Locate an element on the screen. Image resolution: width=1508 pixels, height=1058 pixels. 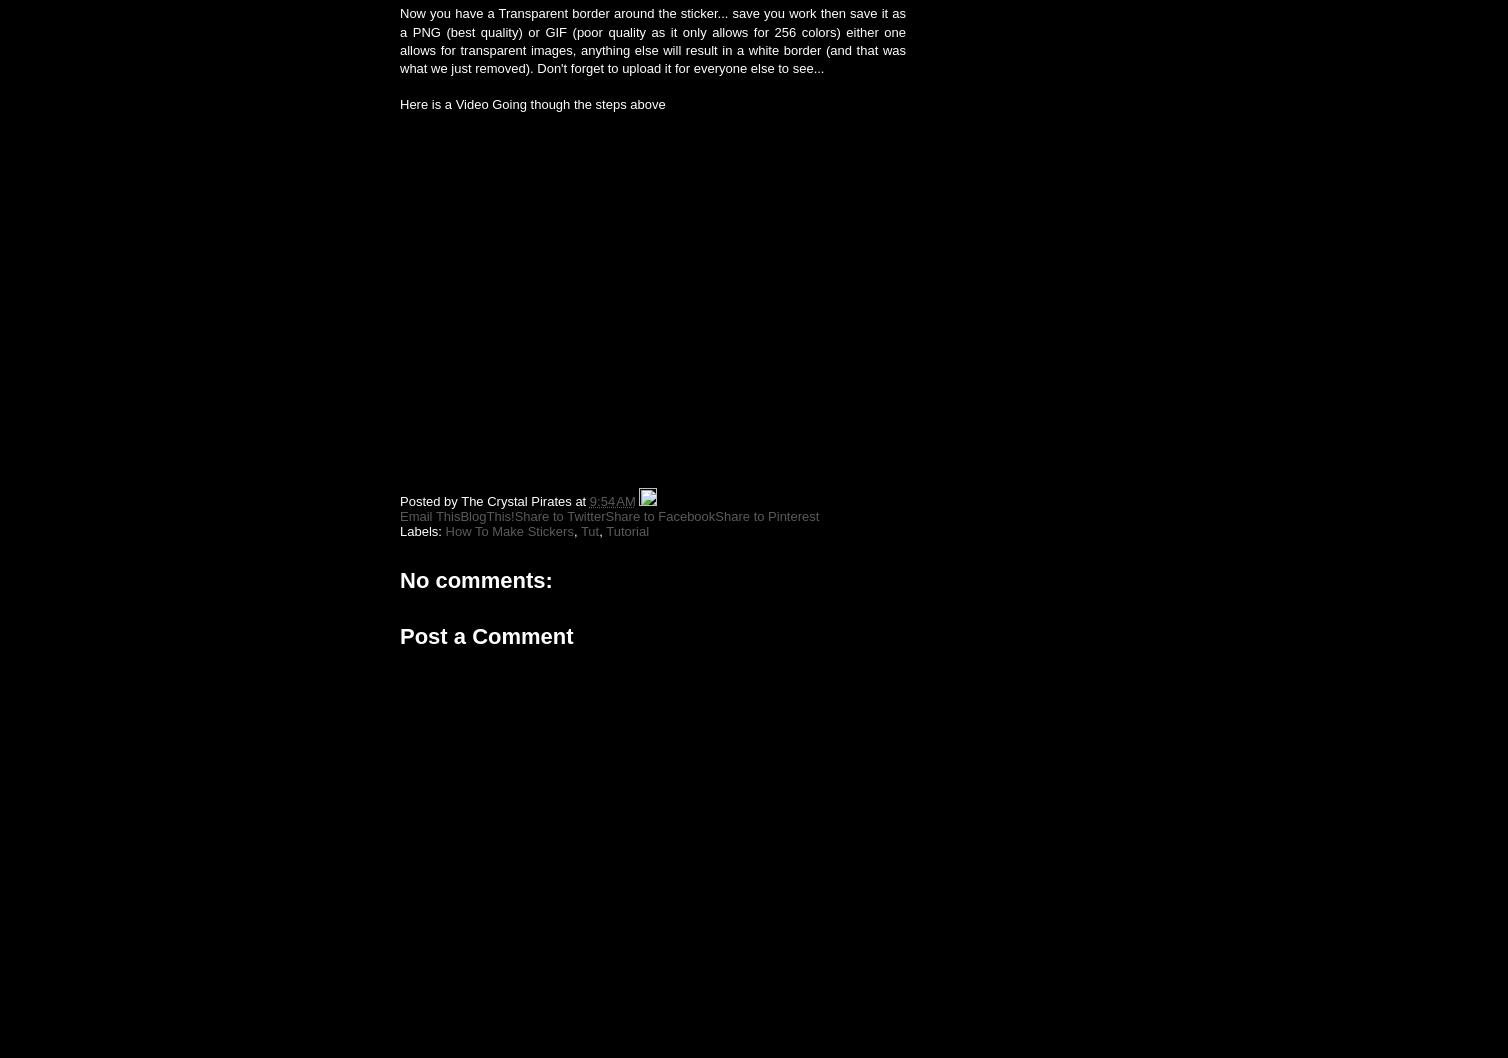
'at' is located at coordinates (580, 500).